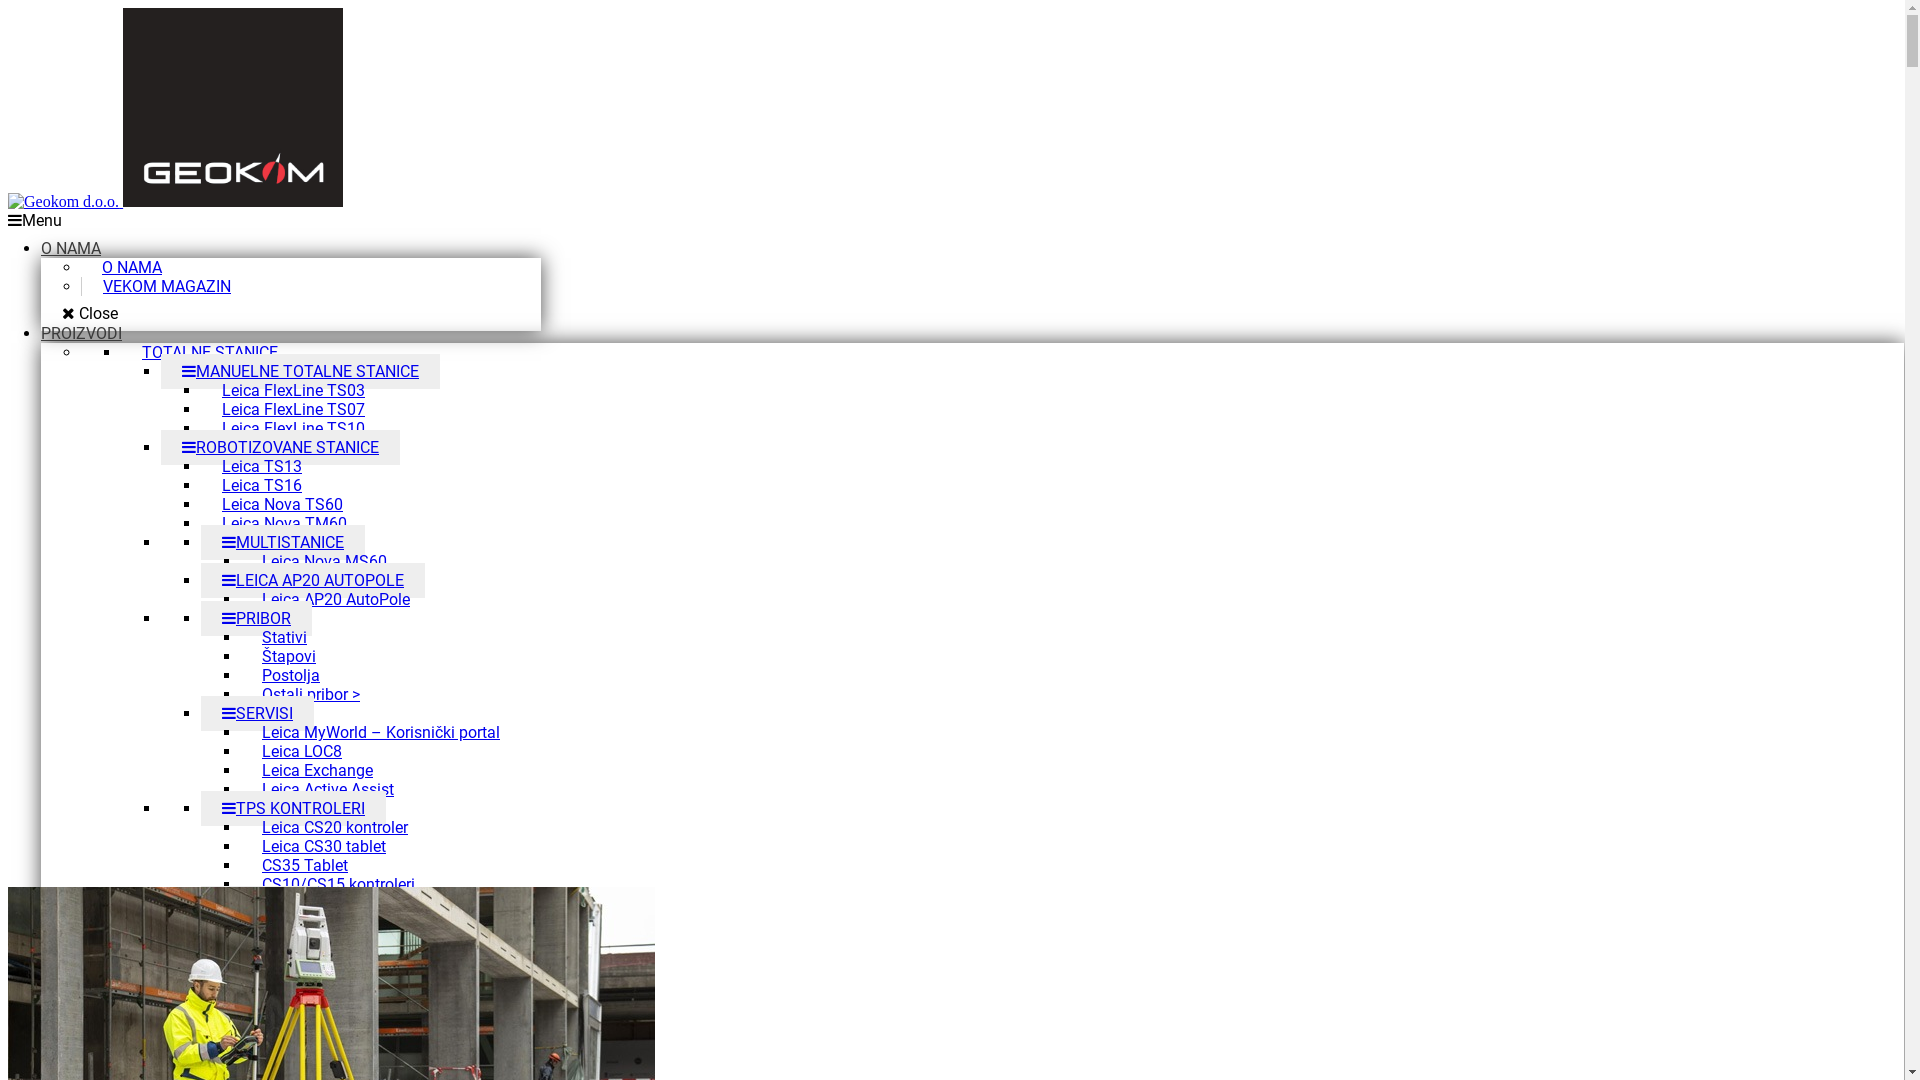  I want to click on 'Leica LOC8', so click(240, 751).